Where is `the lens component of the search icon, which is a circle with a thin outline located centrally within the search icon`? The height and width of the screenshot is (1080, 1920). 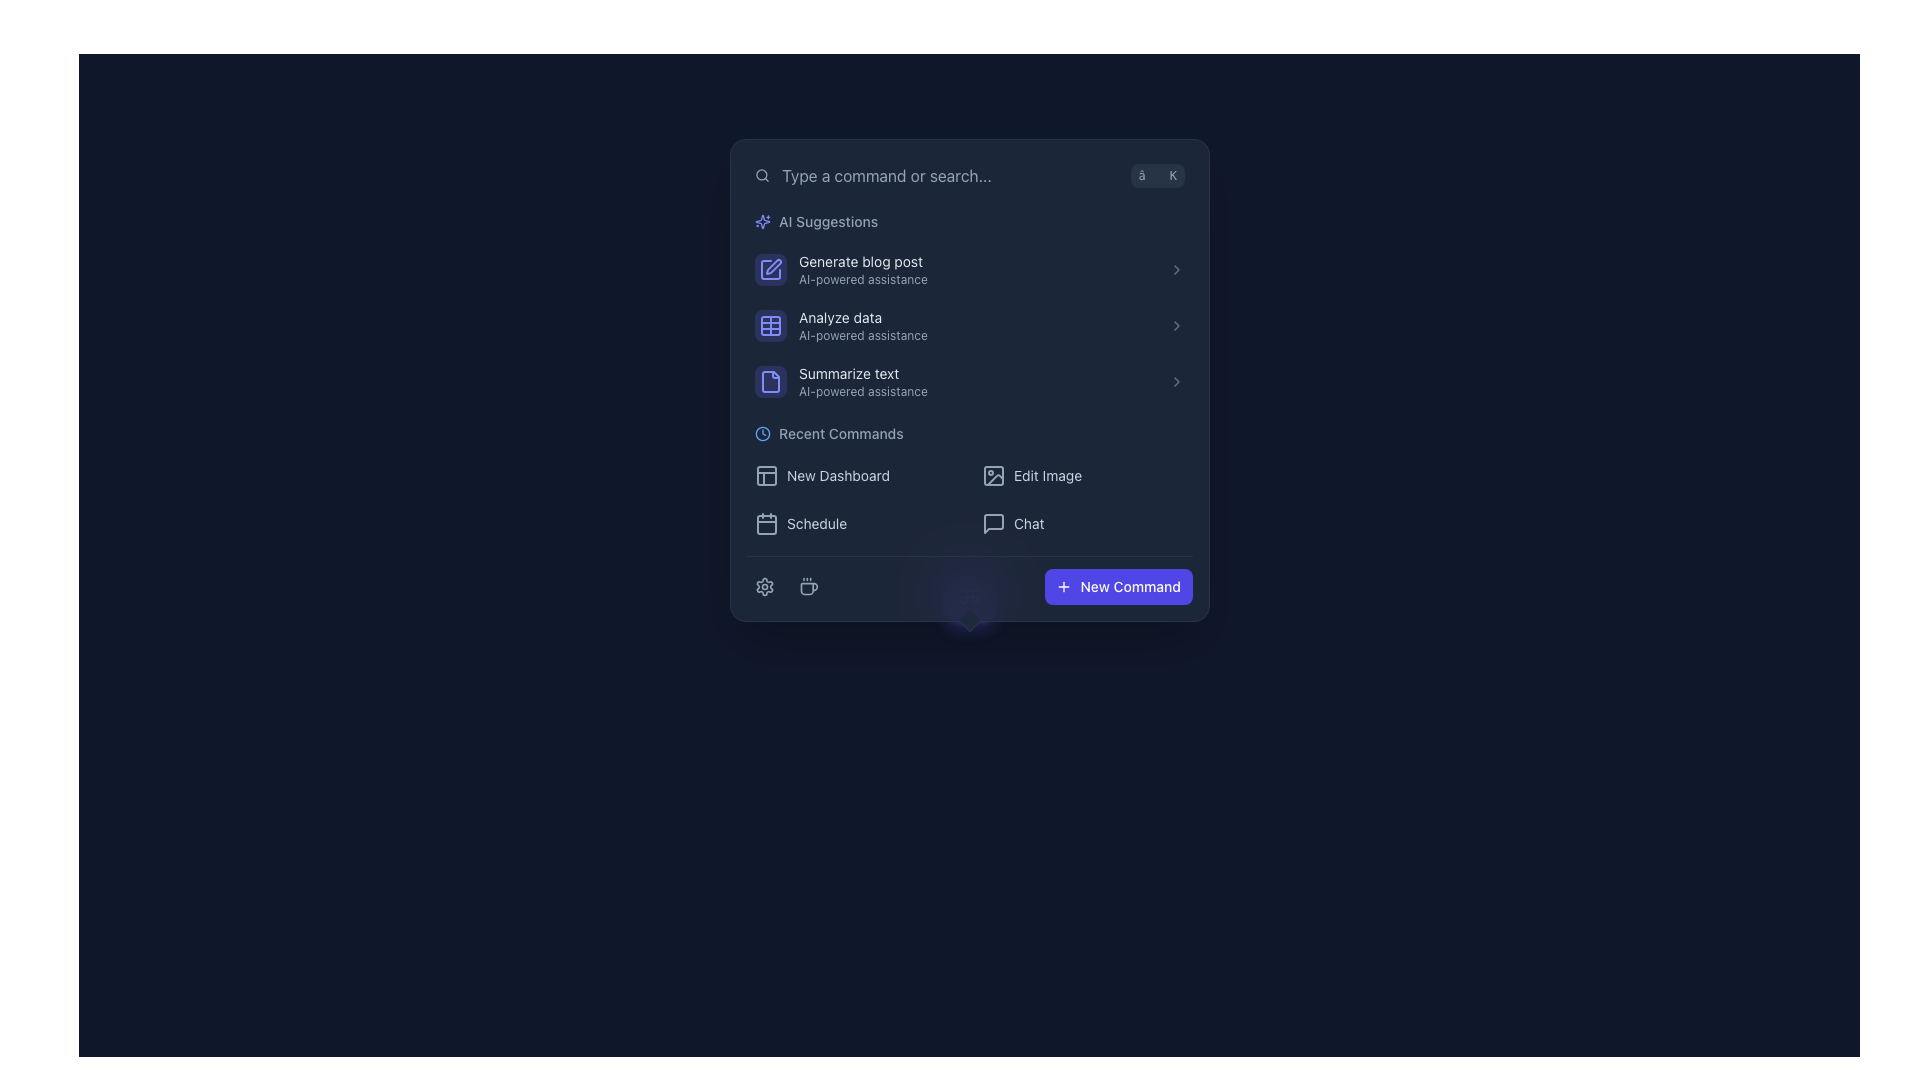
the lens component of the search icon, which is a circle with a thin outline located centrally within the search icon is located at coordinates (760, 174).